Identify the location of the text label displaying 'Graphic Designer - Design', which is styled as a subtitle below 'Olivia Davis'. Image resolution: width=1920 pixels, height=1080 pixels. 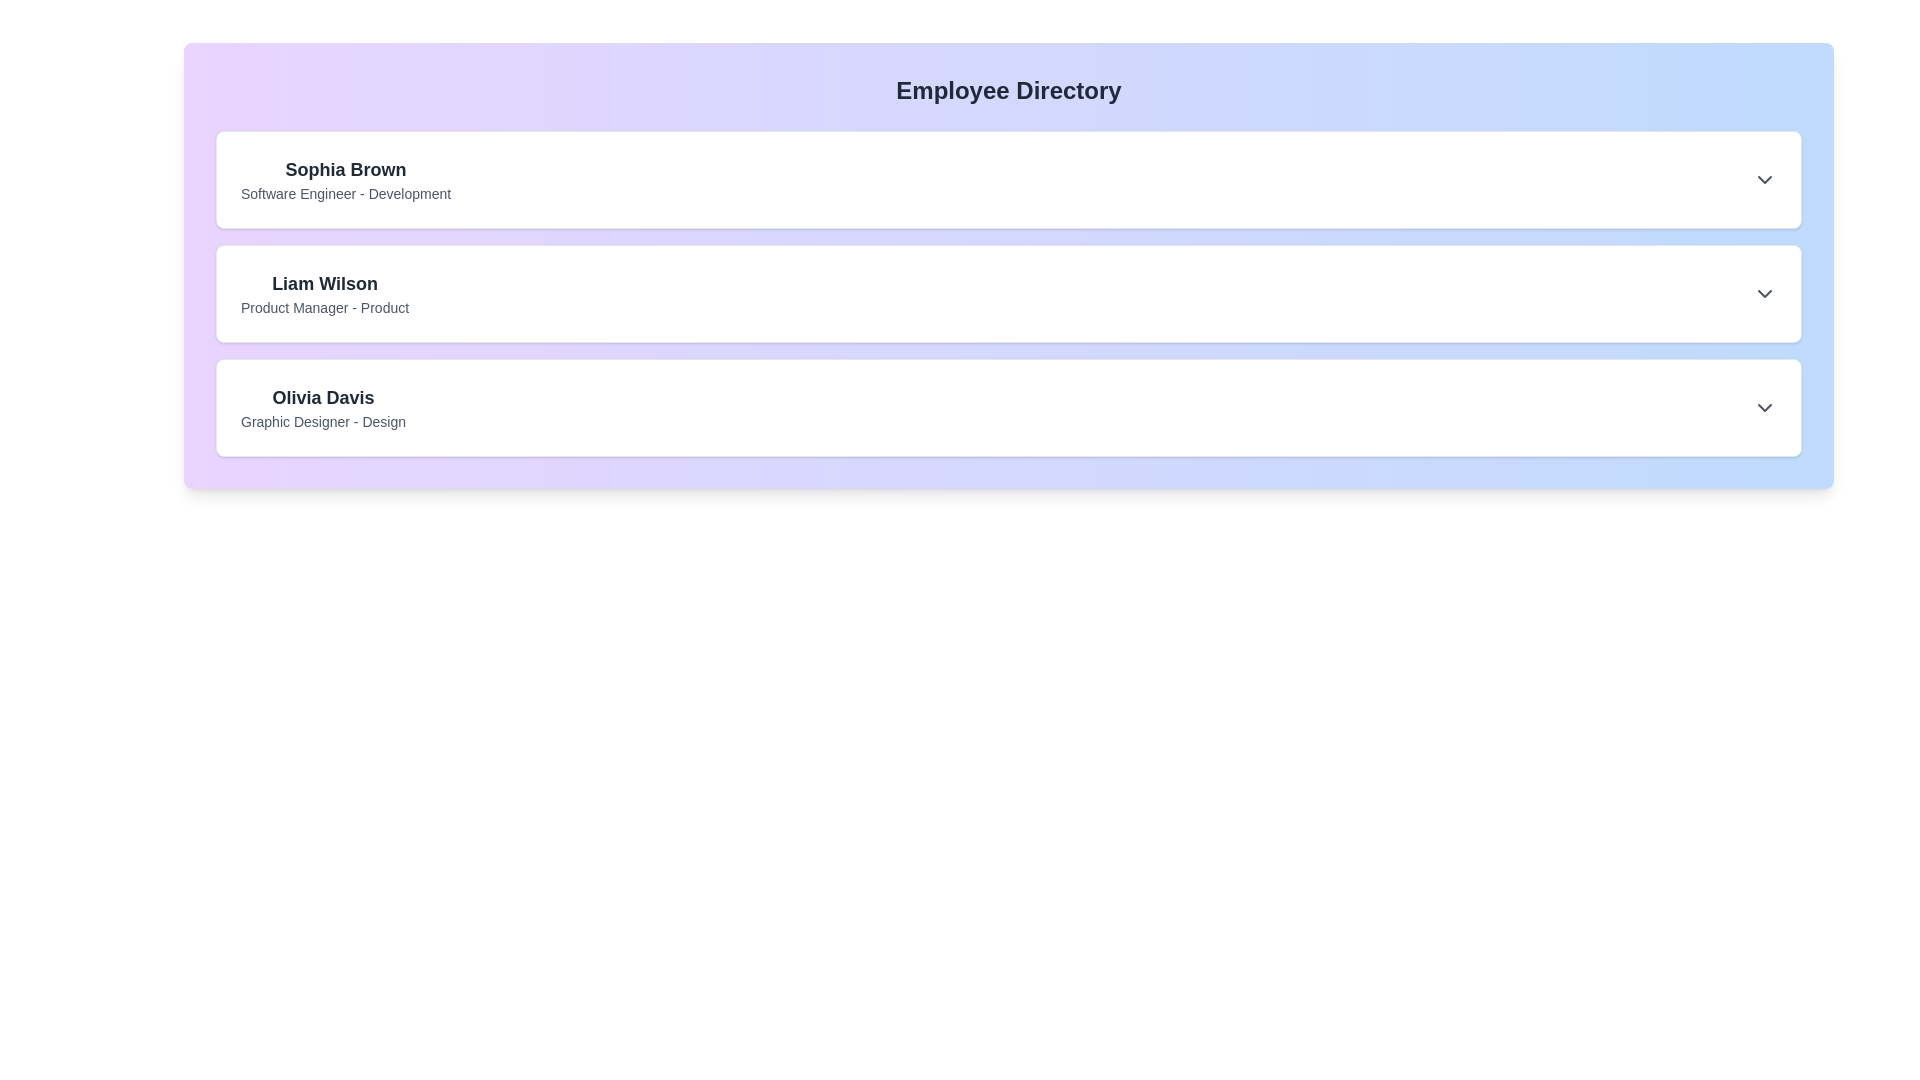
(323, 420).